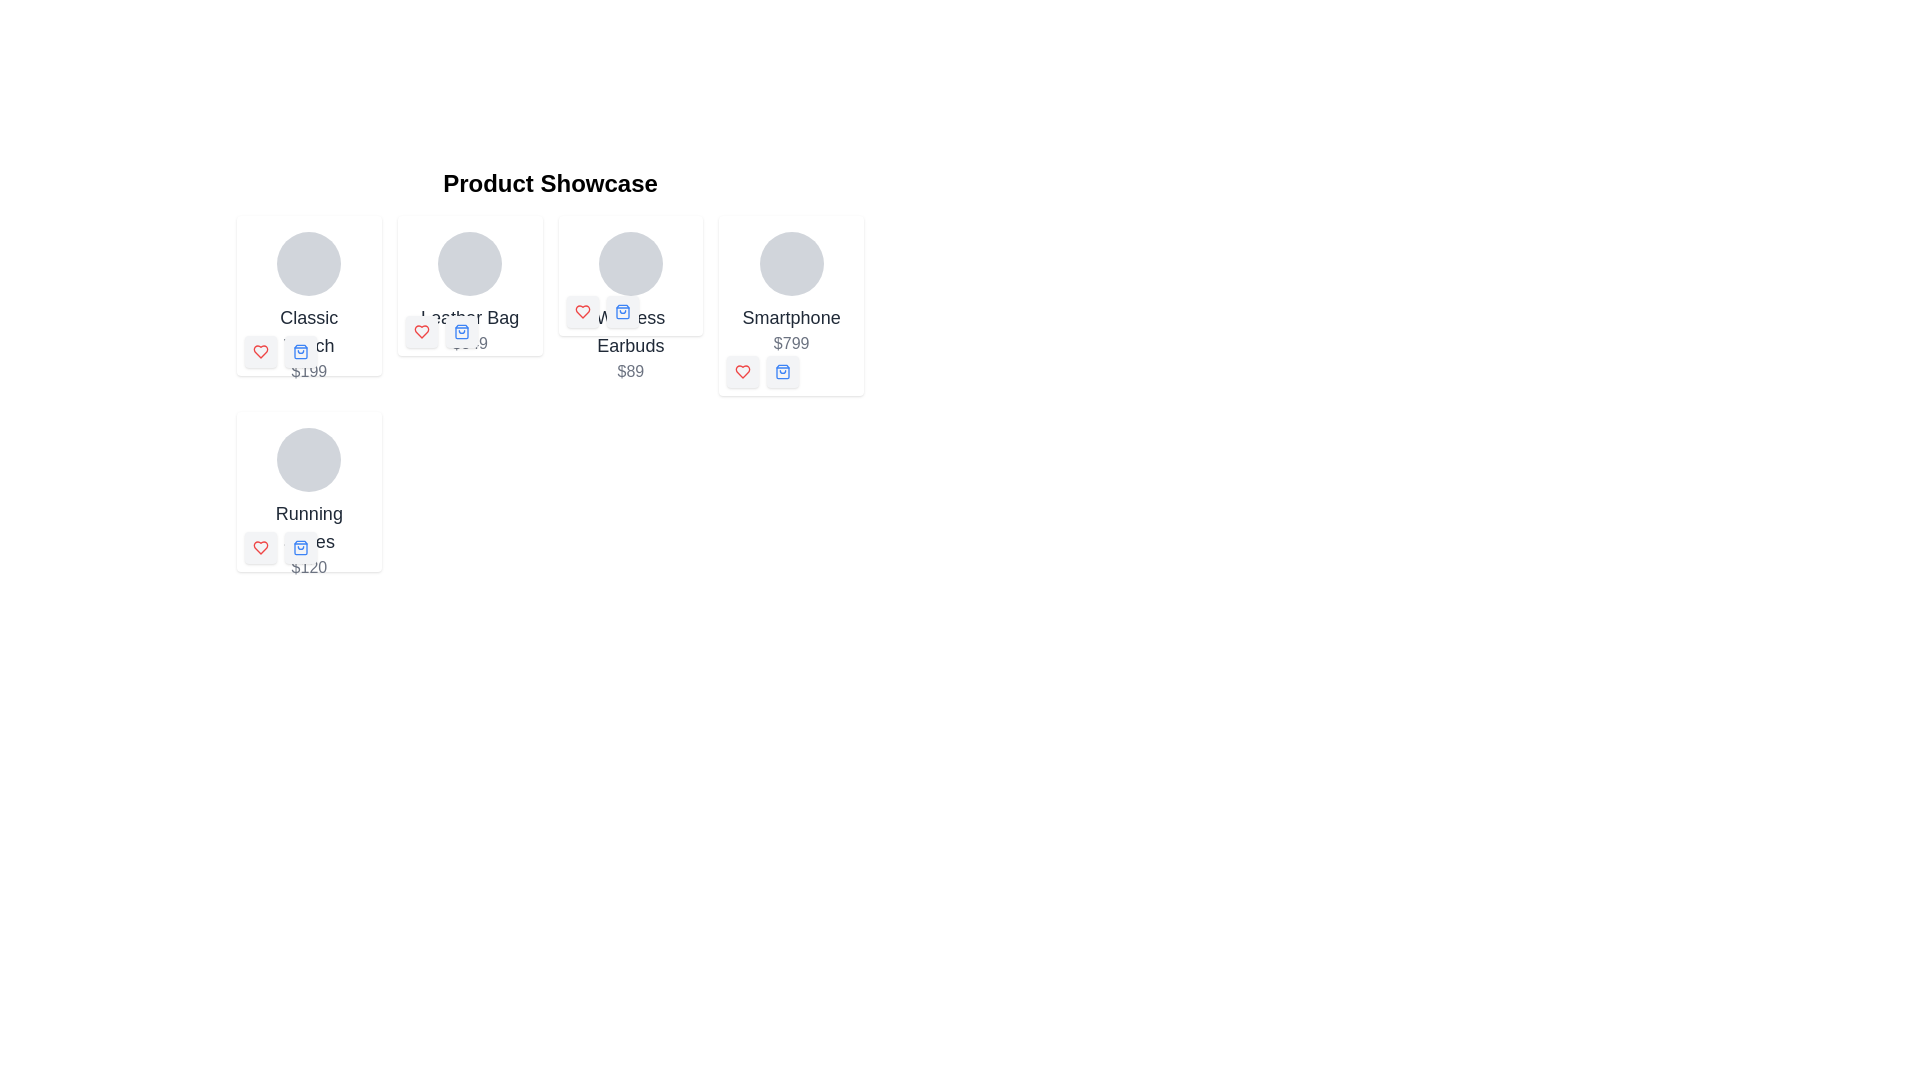 The image size is (1920, 1080). What do you see at coordinates (469, 293) in the screenshot?
I see `the Product Display Card, which is the second card in the horizontal list of product cards in the 'Product Showcase' section` at bounding box center [469, 293].